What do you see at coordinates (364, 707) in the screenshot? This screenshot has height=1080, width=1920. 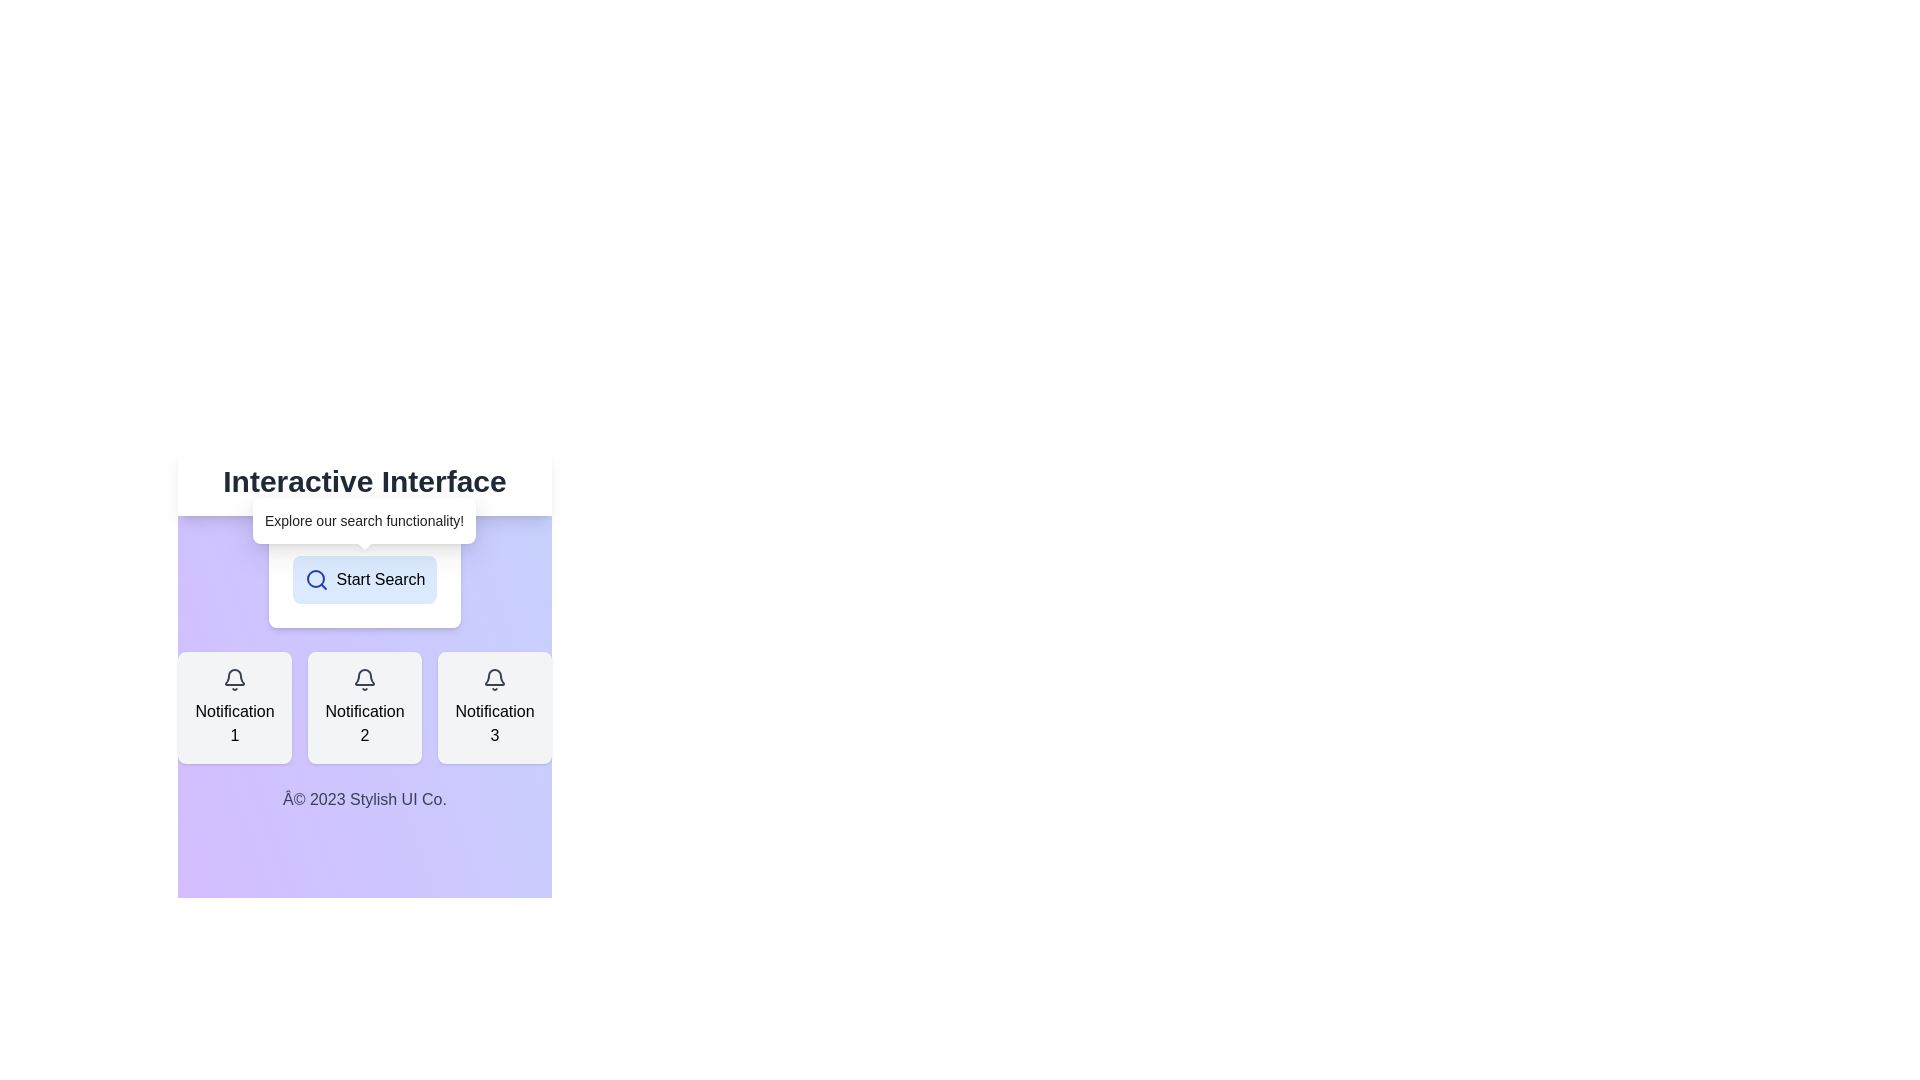 I see `the 'Notification 2' display card, which is the second notification card in a group of three, positioned in the middle portion of the user interface` at bounding box center [364, 707].